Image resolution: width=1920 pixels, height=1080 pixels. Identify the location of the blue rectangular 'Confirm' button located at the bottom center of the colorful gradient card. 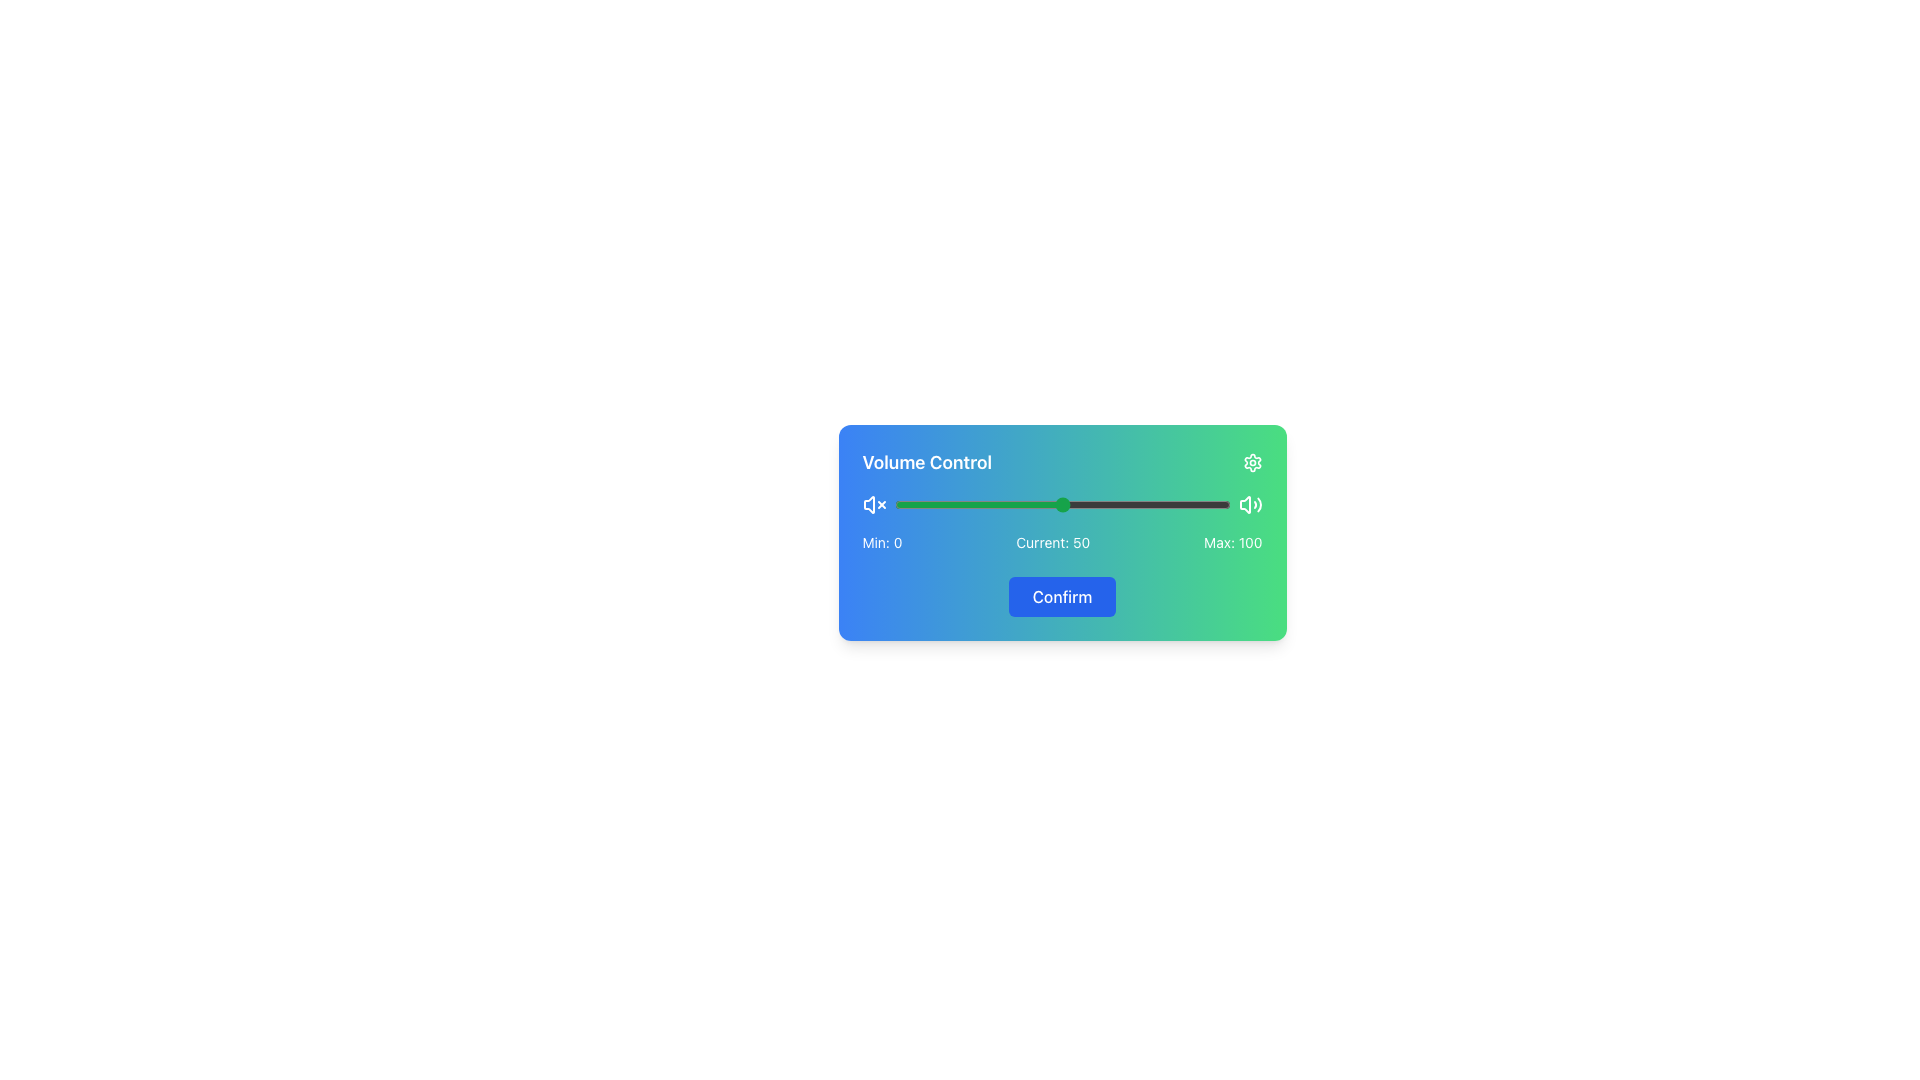
(1061, 585).